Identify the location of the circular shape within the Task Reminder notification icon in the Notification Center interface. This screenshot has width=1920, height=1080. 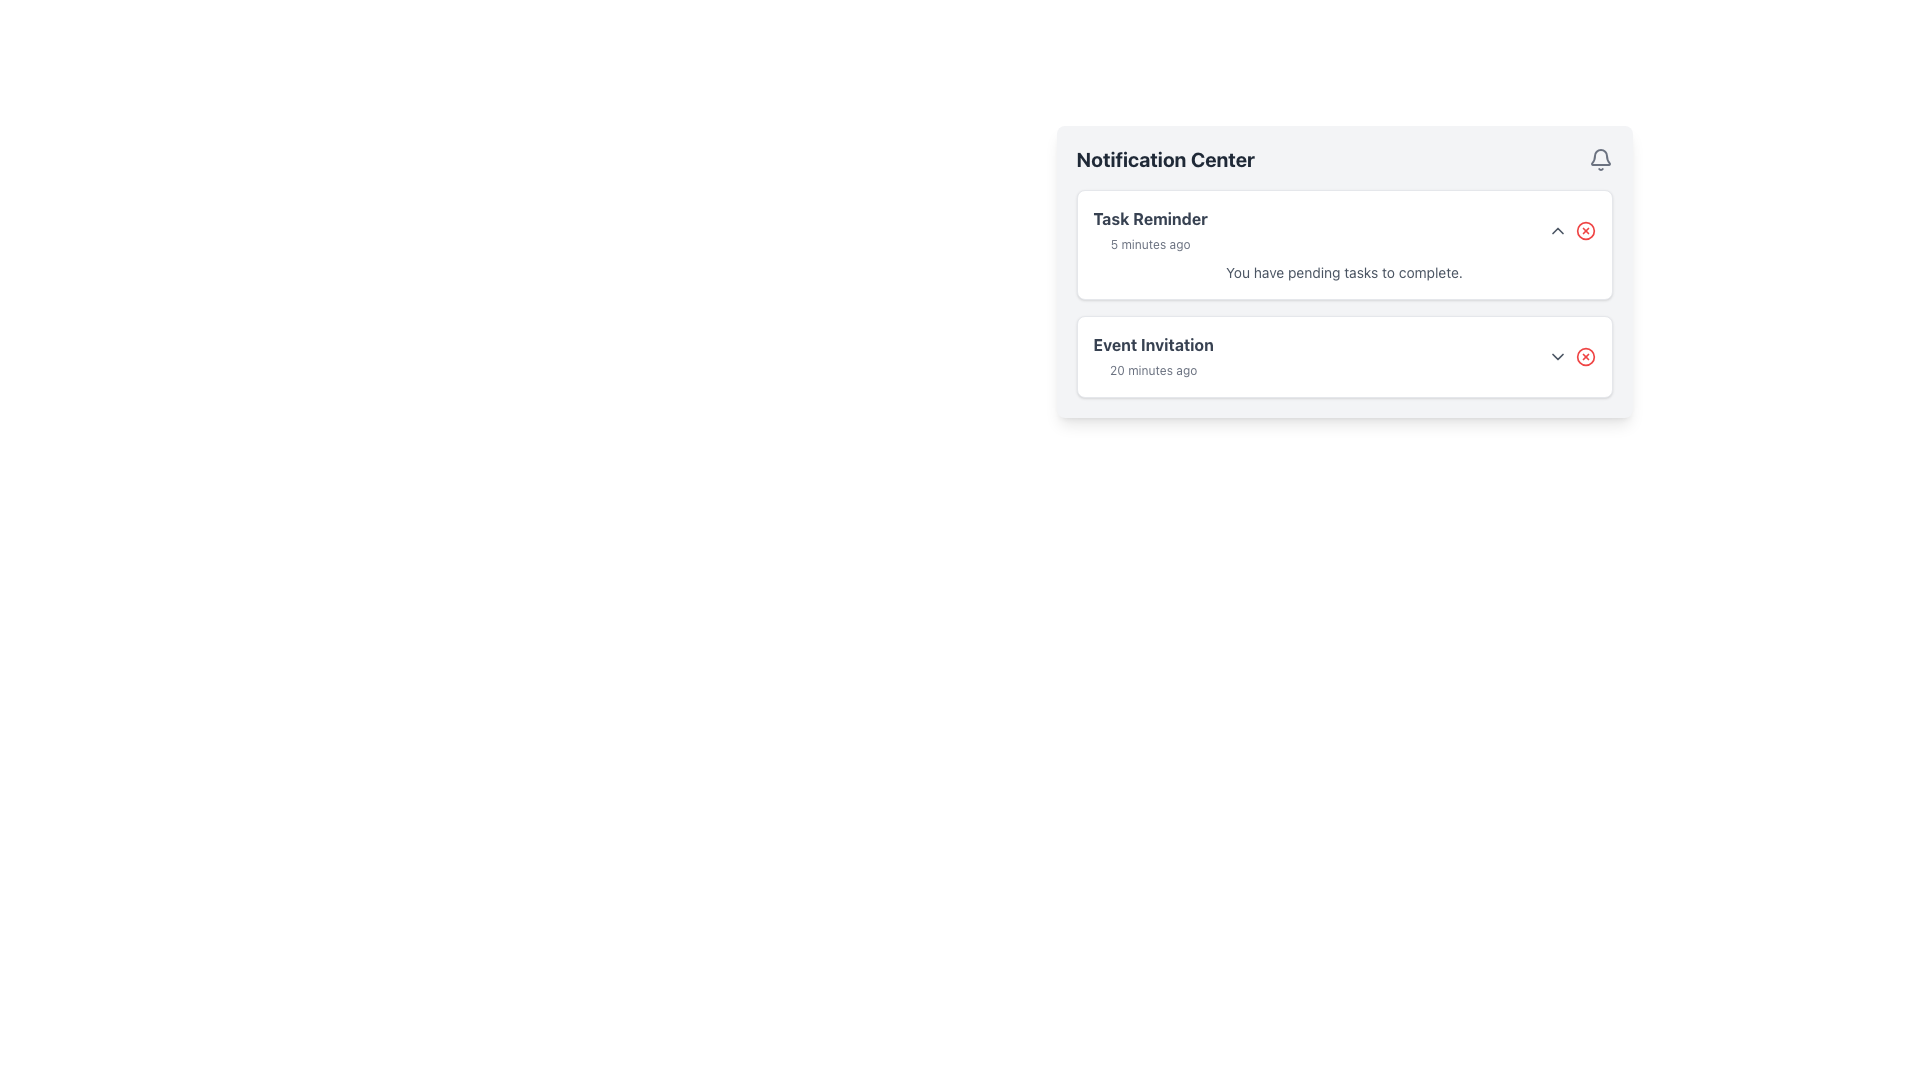
(1584, 230).